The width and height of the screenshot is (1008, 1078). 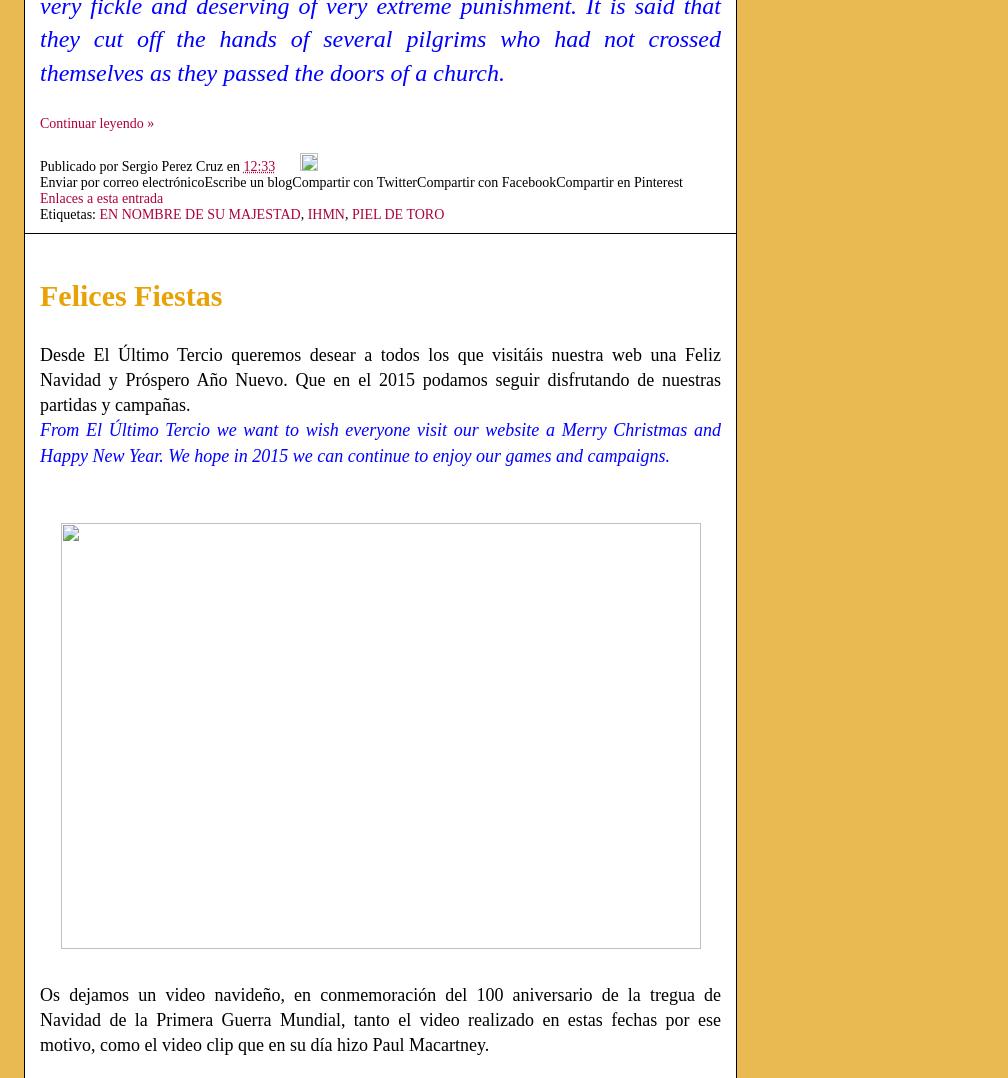 What do you see at coordinates (80, 164) in the screenshot?
I see `'Publicado por'` at bounding box center [80, 164].